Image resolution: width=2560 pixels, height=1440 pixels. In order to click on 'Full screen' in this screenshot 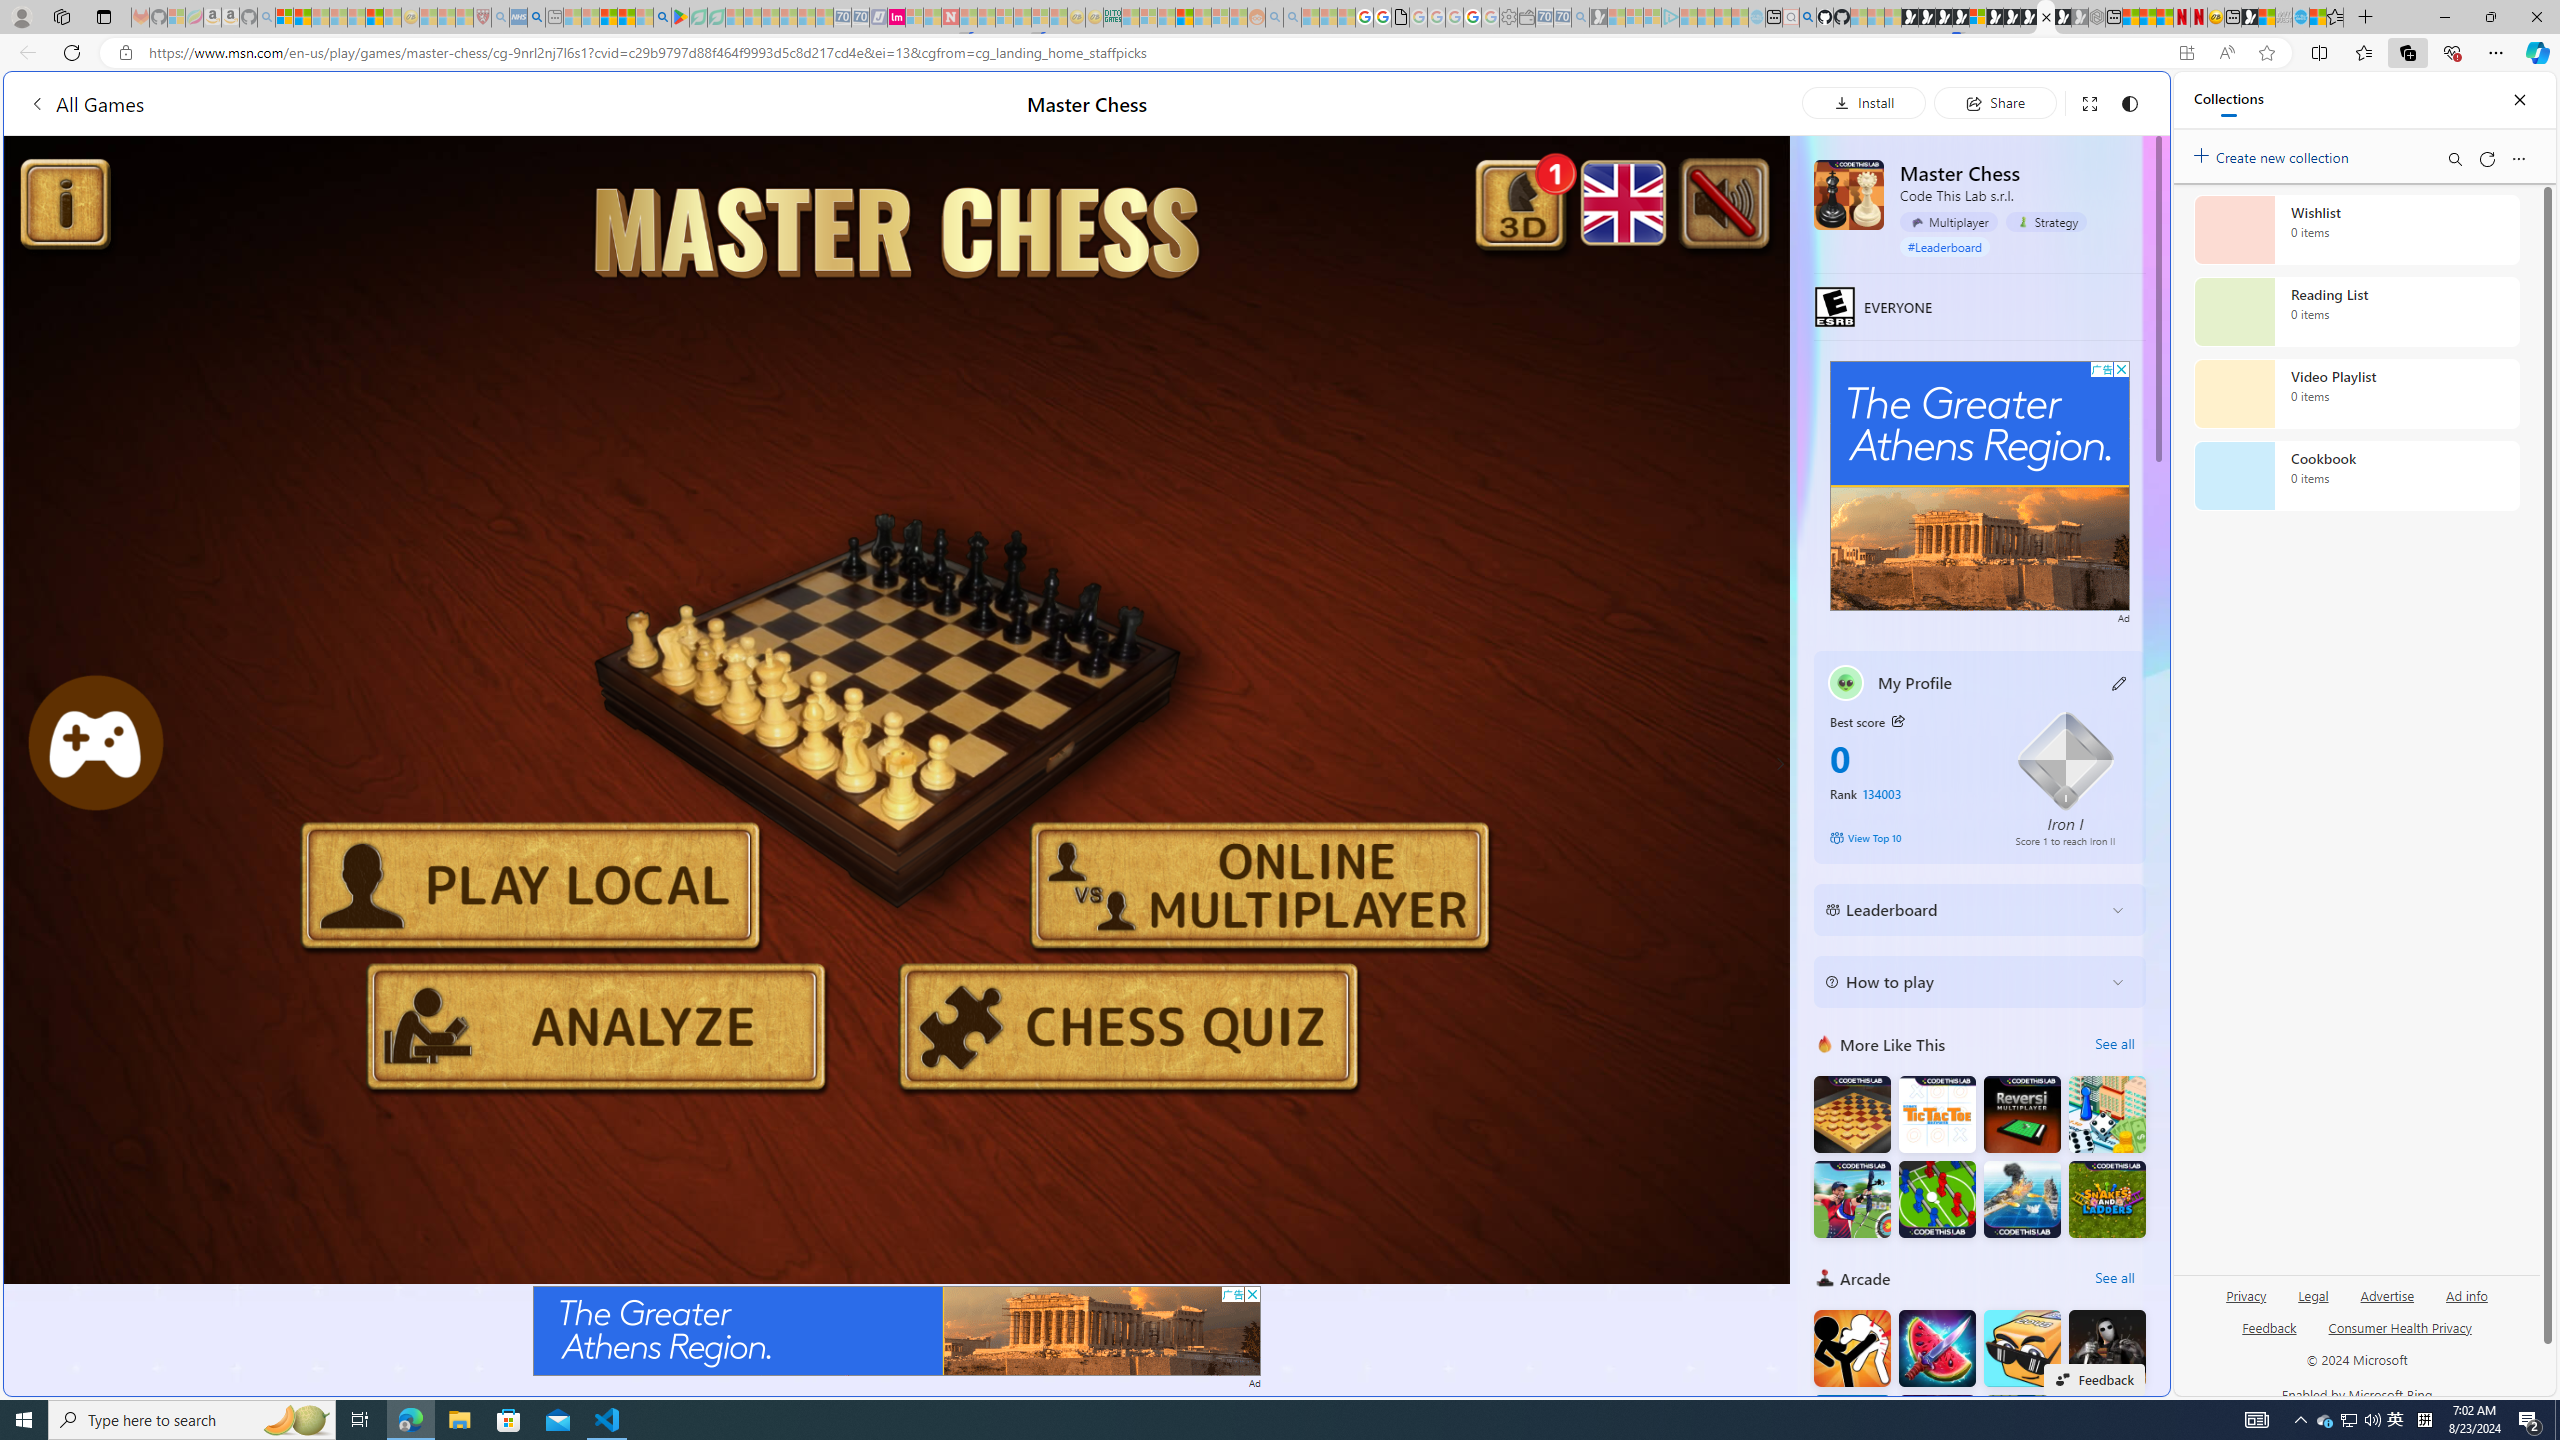, I will do `click(2087, 102)`.